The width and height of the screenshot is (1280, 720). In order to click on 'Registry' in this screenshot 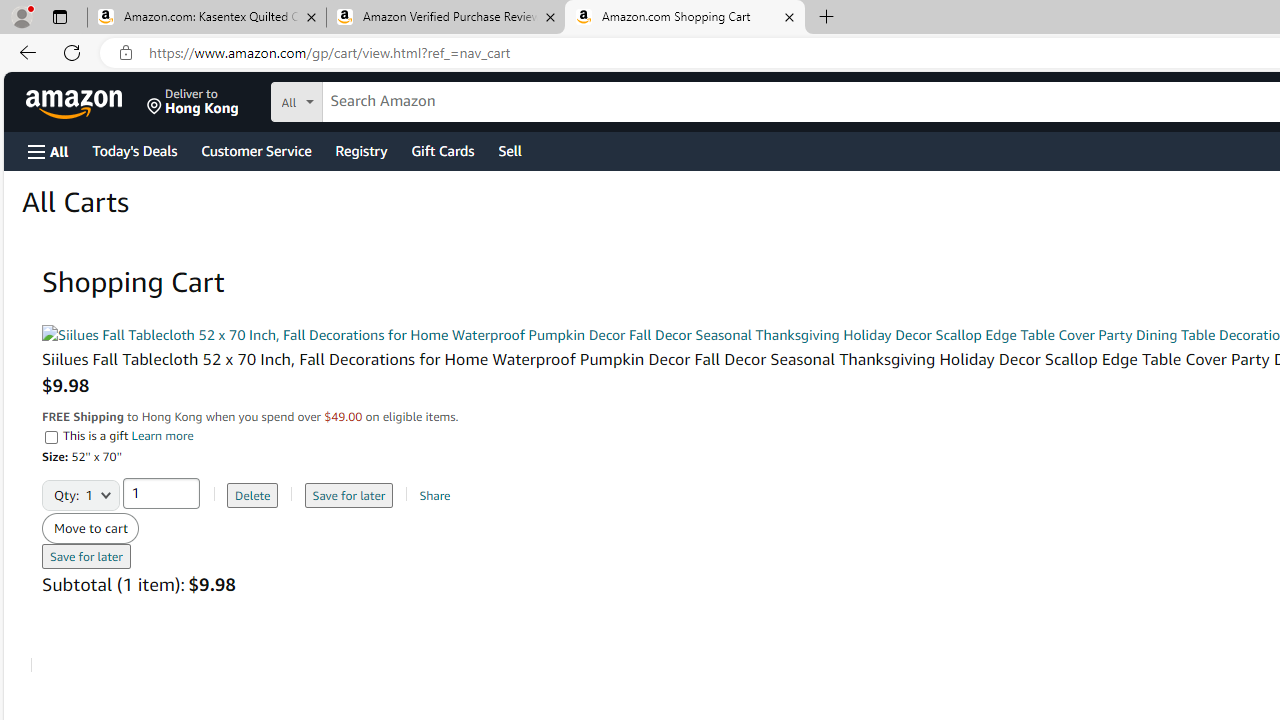, I will do `click(360, 149)`.